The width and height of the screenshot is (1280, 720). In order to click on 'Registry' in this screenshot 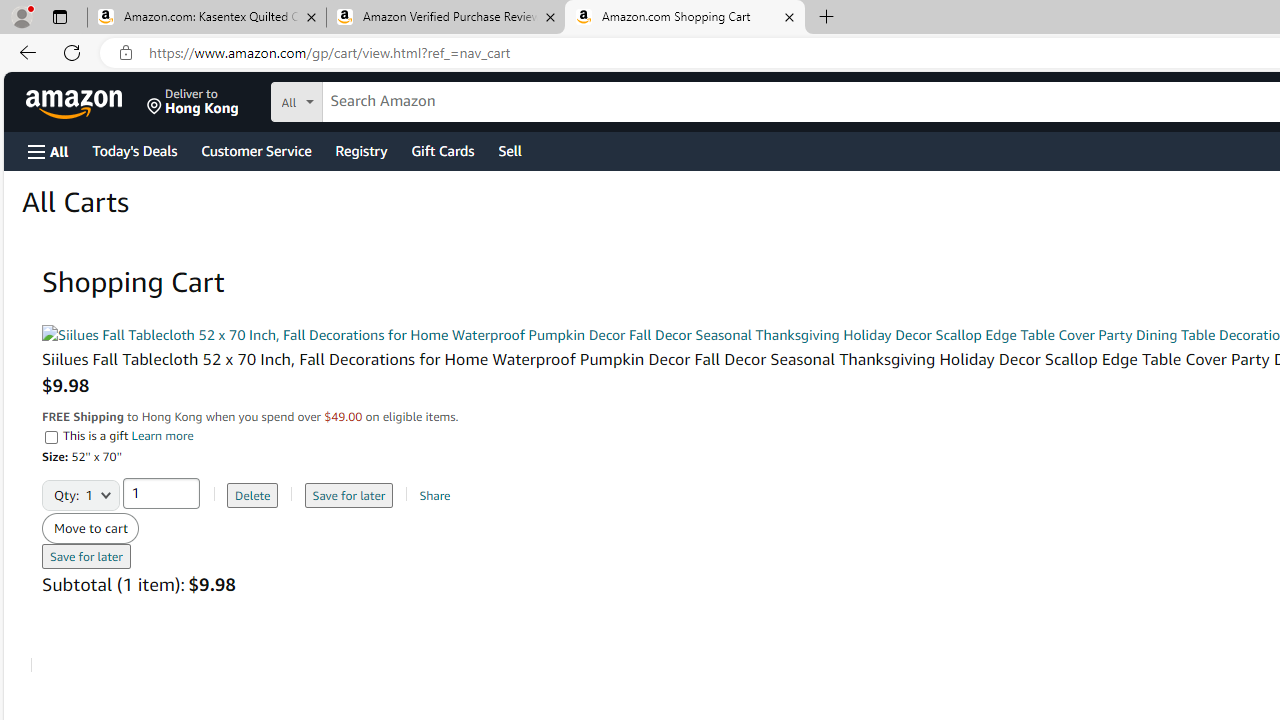, I will do `click(360, 149)`.